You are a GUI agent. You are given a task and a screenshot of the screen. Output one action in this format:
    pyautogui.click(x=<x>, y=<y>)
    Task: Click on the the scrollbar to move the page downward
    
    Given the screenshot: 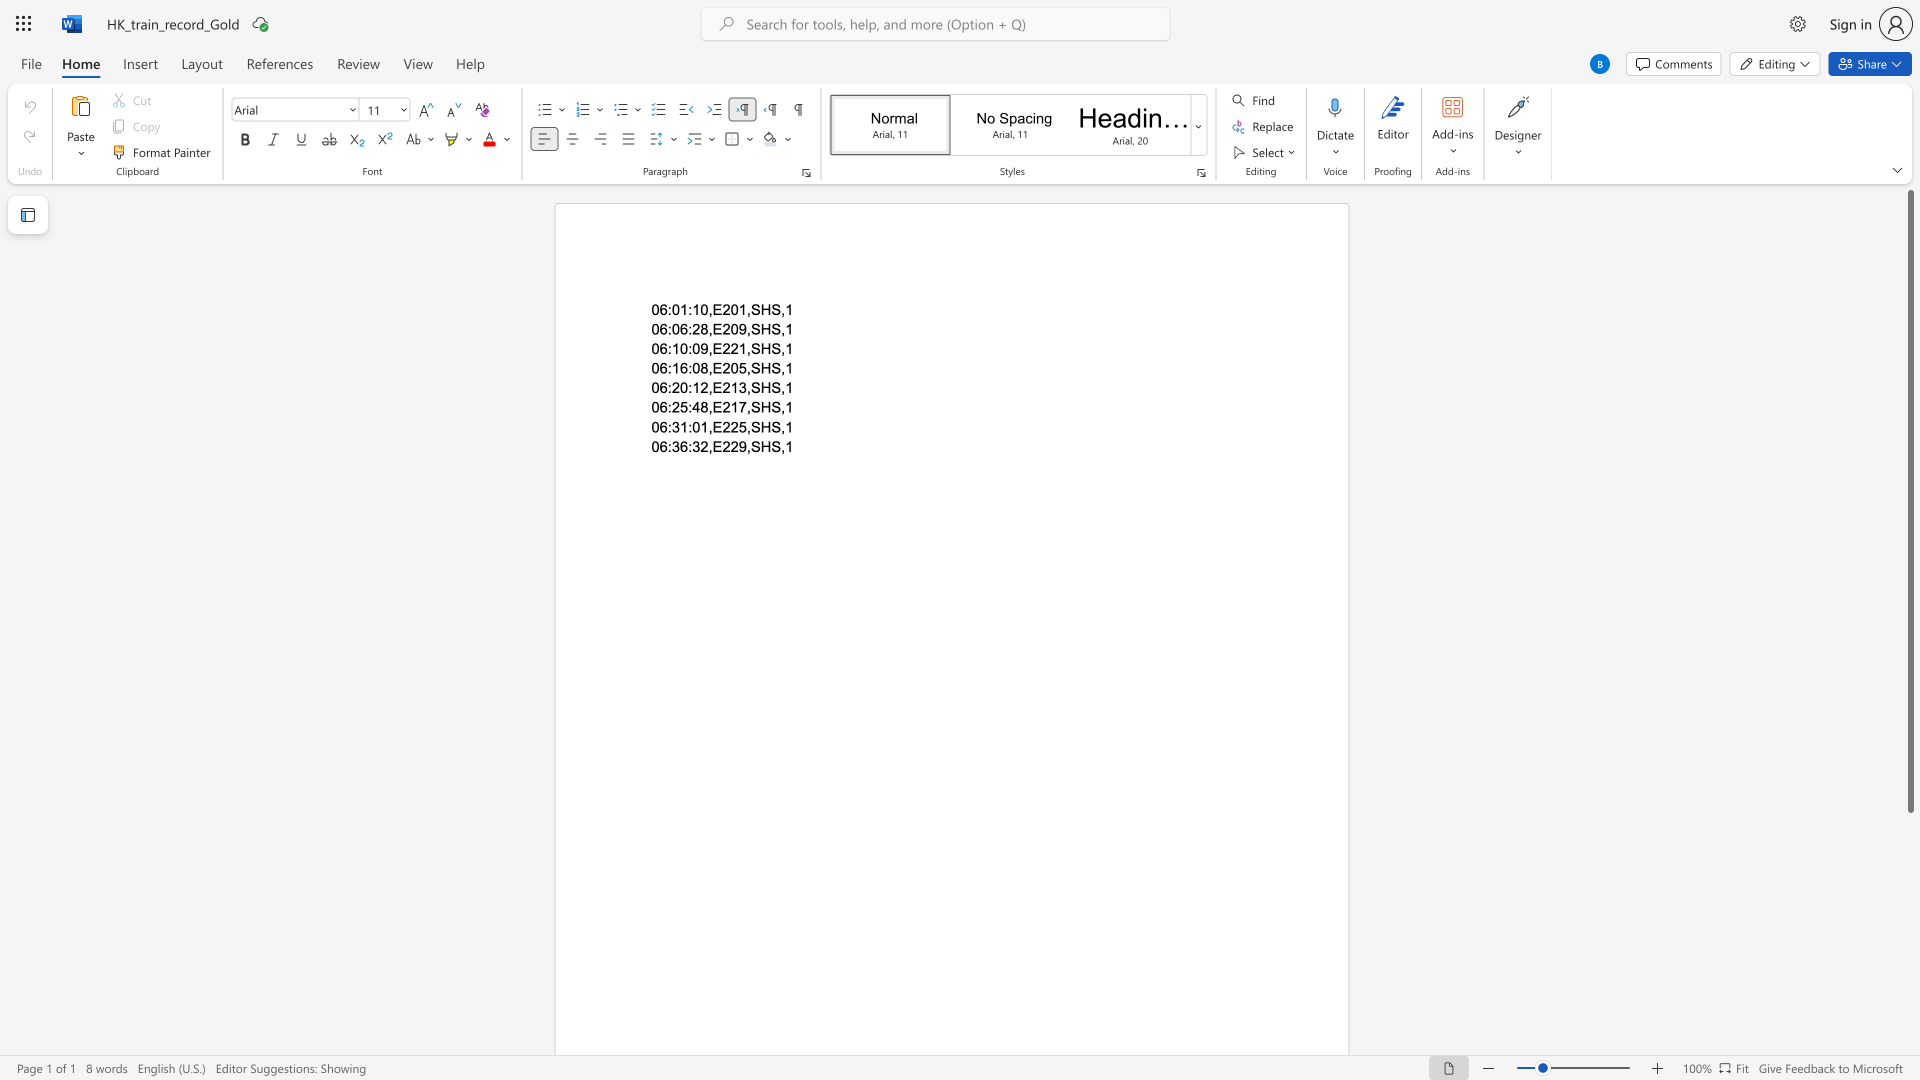 What is the action you would take?
    pyautogui.click(x=1909, y=990)
    